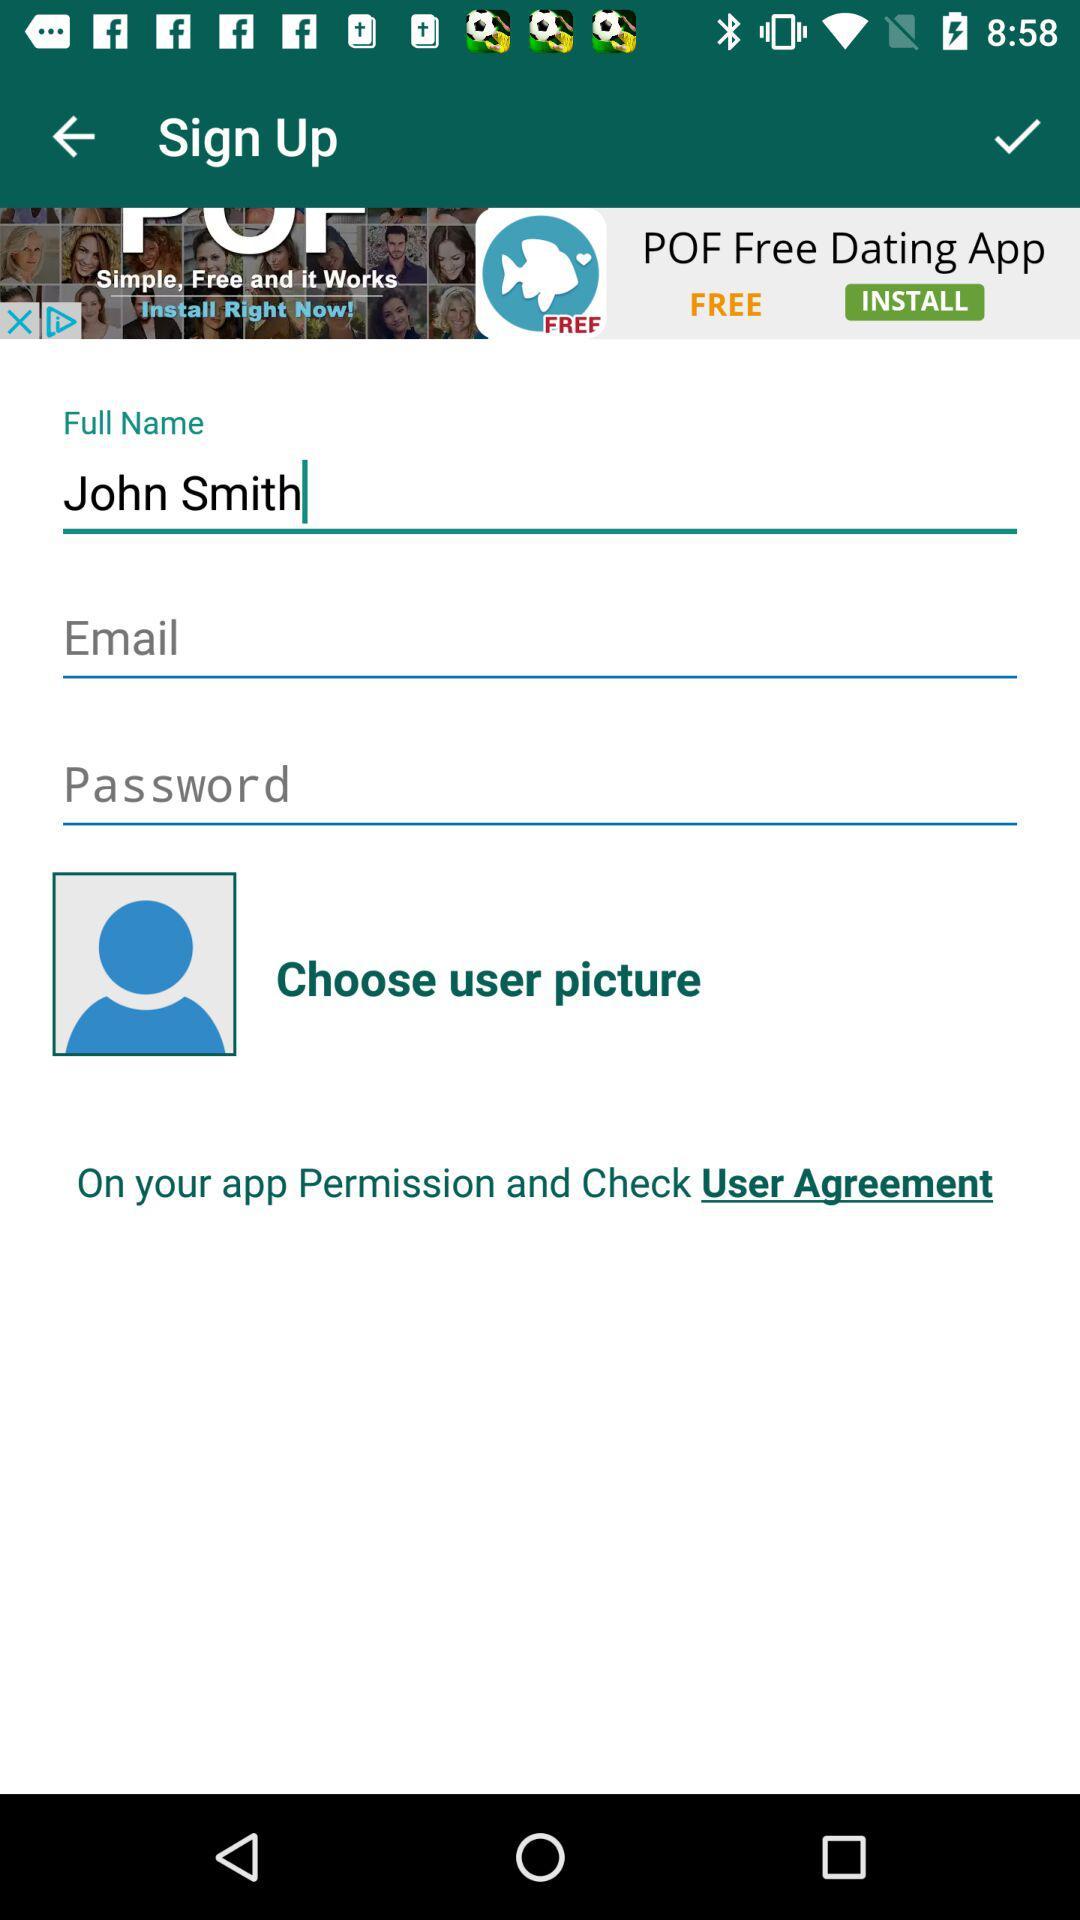  What do you see at coordinates (540, 638) in the screenshot?
I see `email address` at bounding box center [540, 638].